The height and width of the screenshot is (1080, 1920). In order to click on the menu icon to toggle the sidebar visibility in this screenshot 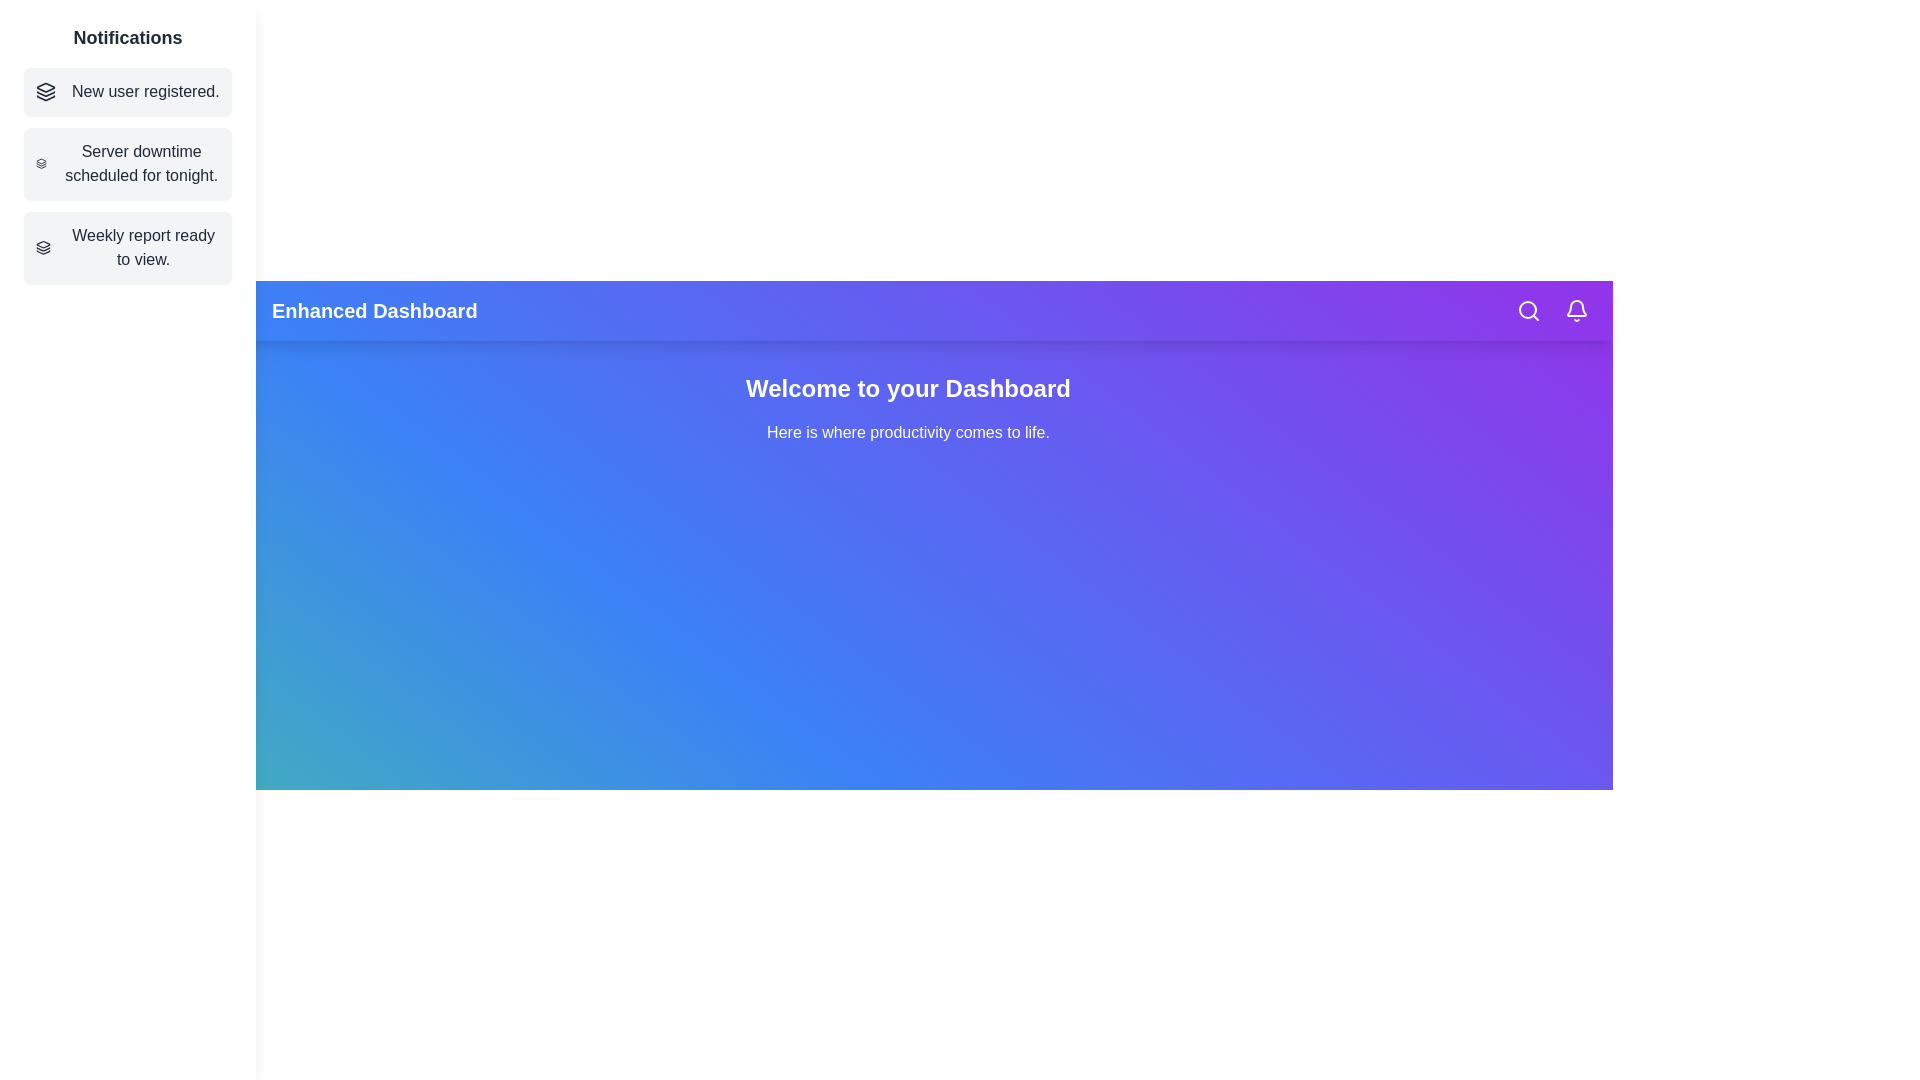, I will do `click(240, 311)`.